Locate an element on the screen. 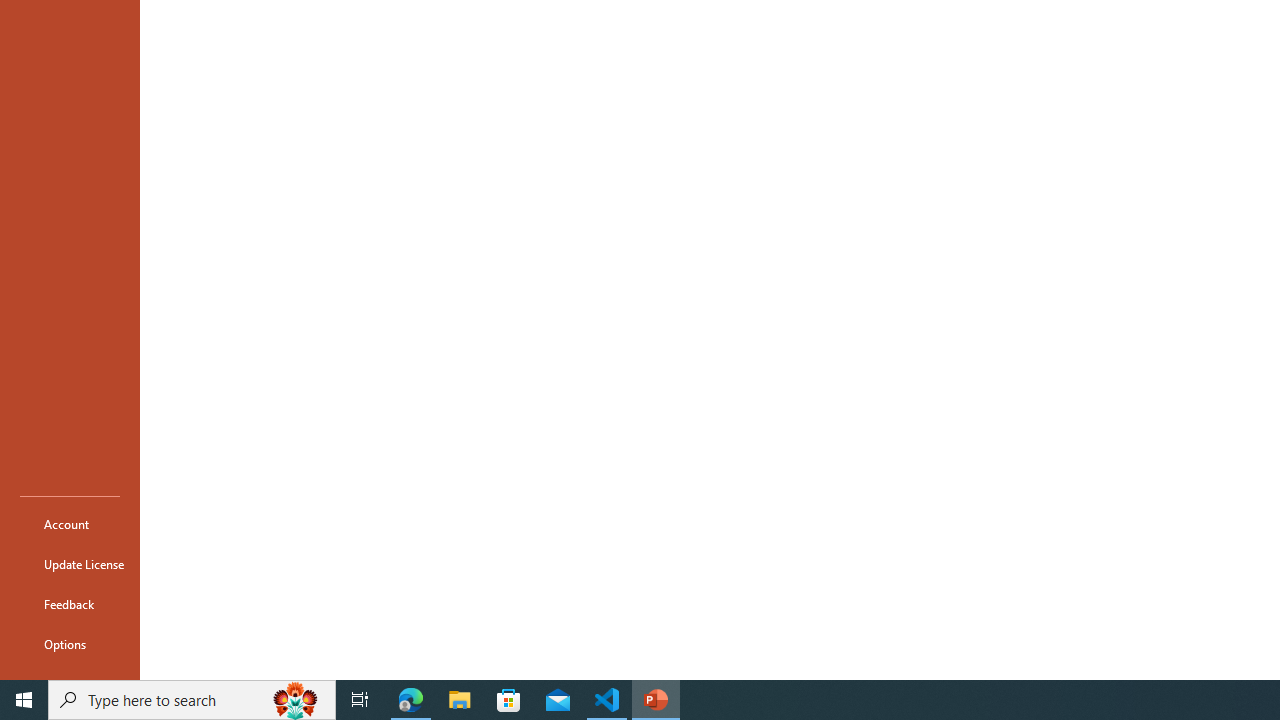 The width and height of the screenshot is (1280, 720). 'Options' is located at coordinates (69, 644).